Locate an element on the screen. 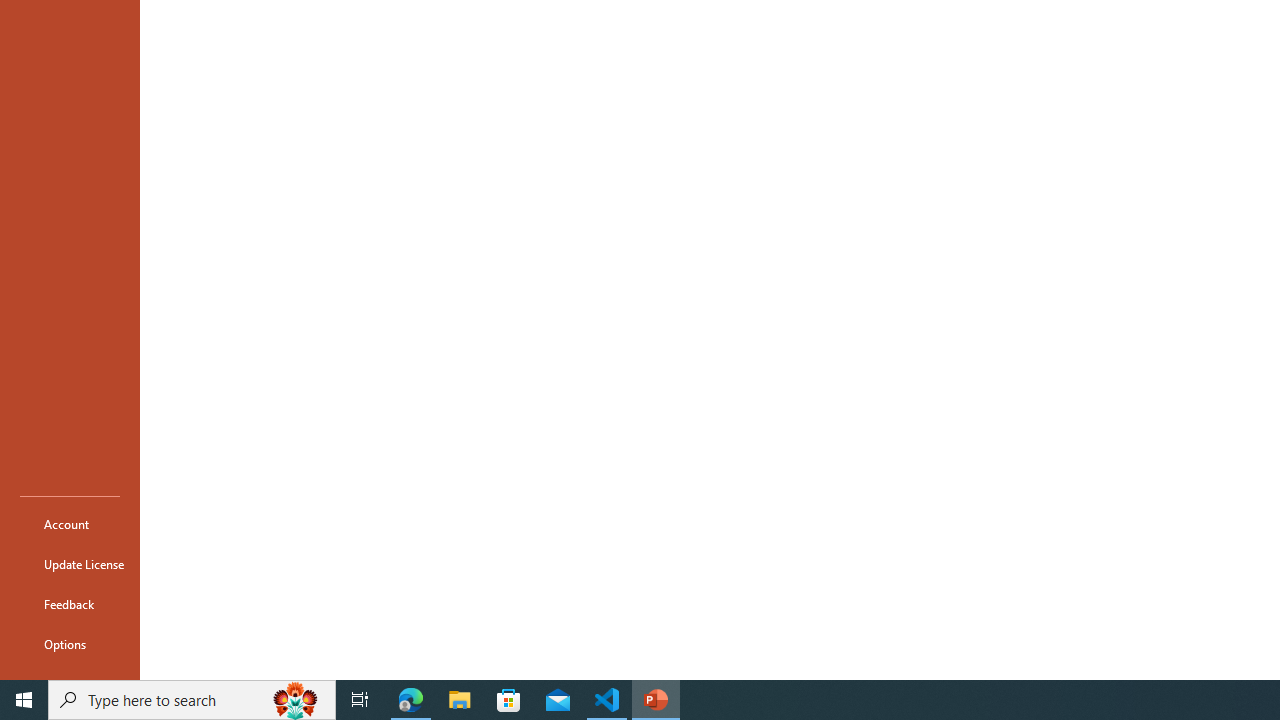 The width and height of the screenshot is (1280, 720). 'Options' is located at coordinates (69, 644).